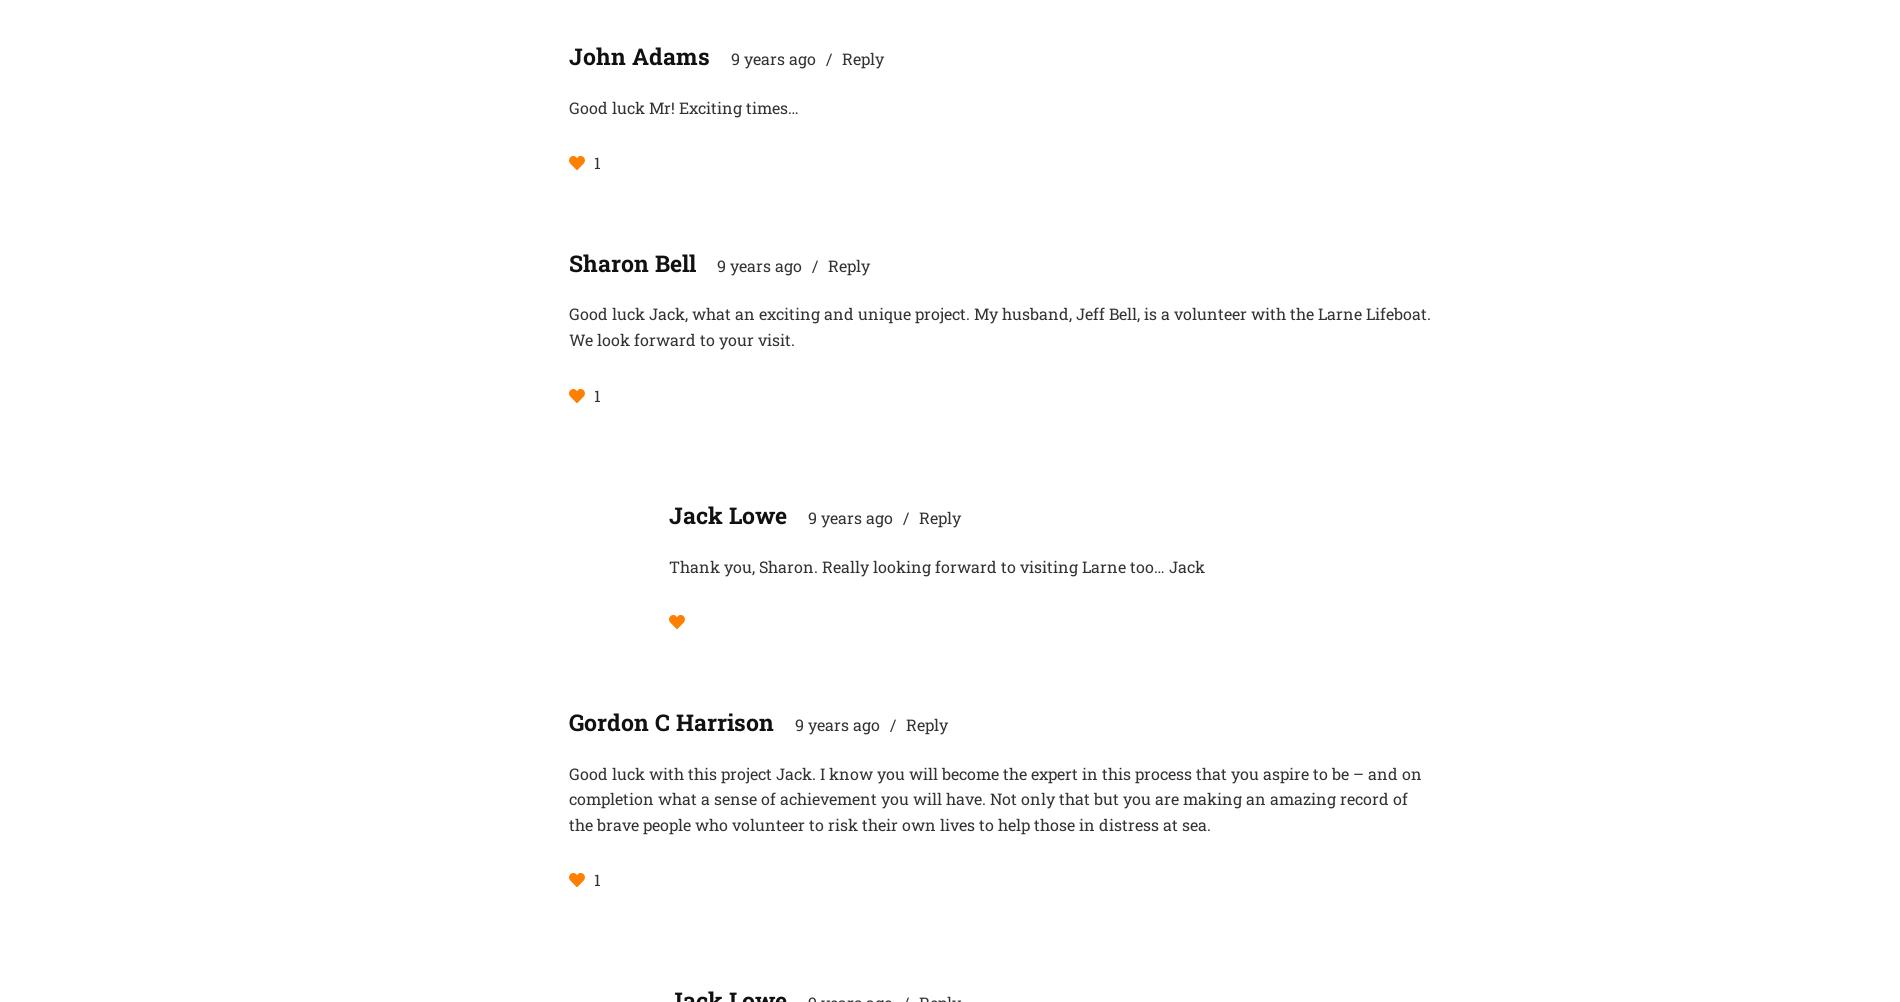  I want to click on 'Good luck Jack, what an exciting and unique project. My husband, Jeff Bell, is a volunteer with the Larne Lifeboat.  We look forward to your visit.', so click(999, 325).